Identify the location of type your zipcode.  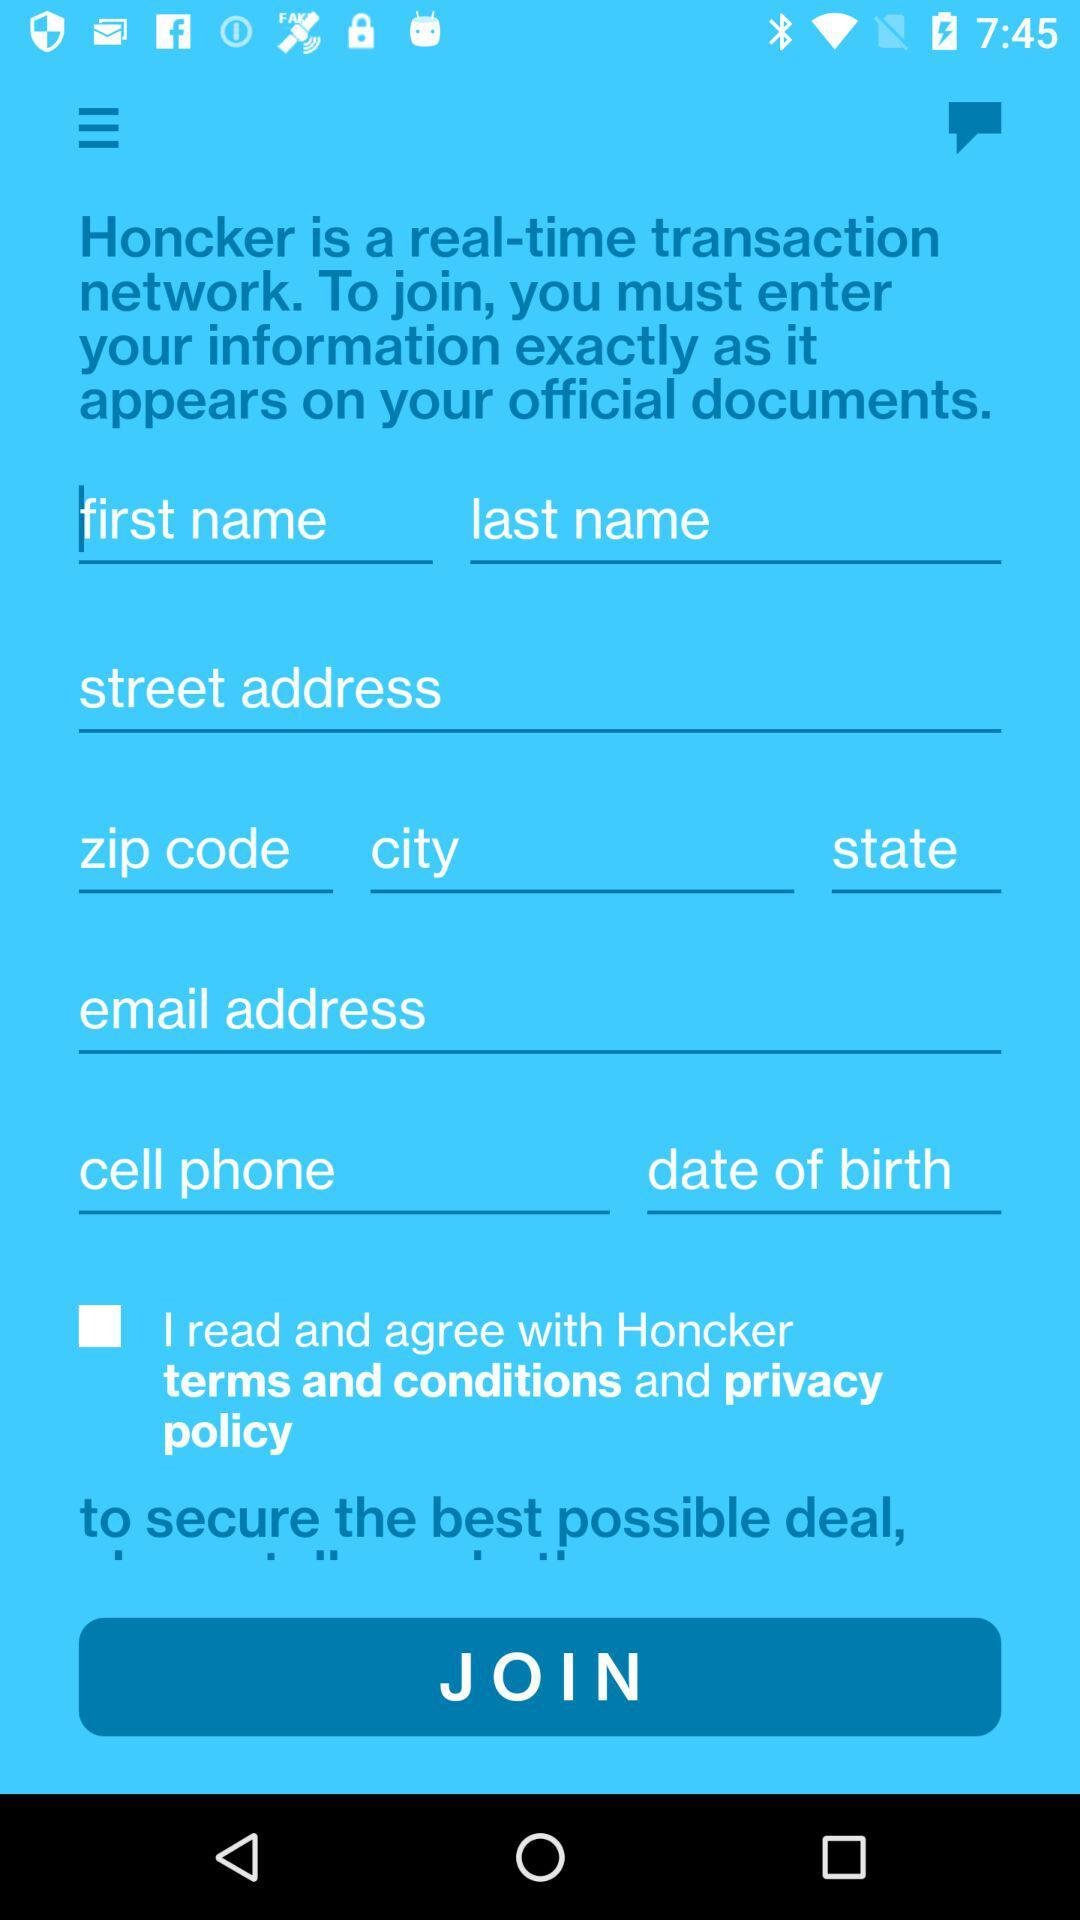
(205, 847).